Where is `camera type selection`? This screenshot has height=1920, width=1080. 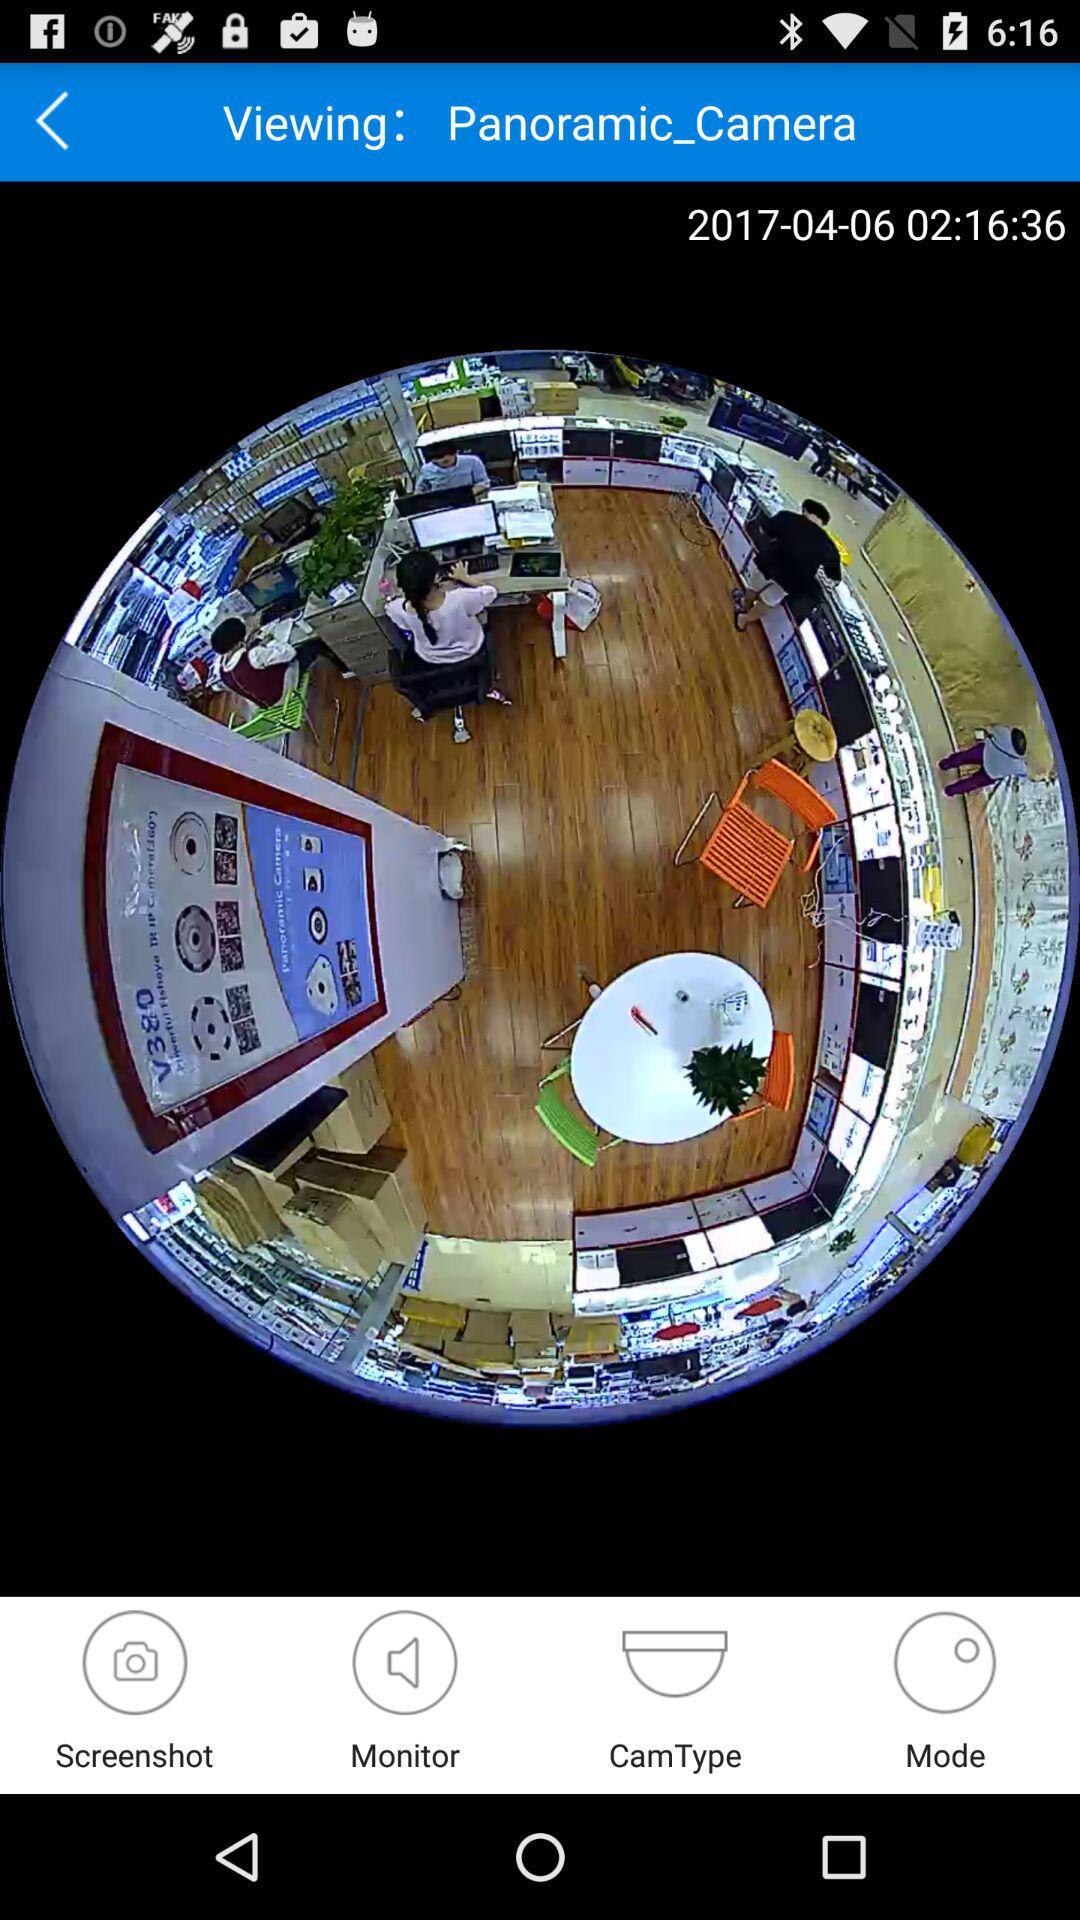
camera type selection is located at coordinates (675, 1662).